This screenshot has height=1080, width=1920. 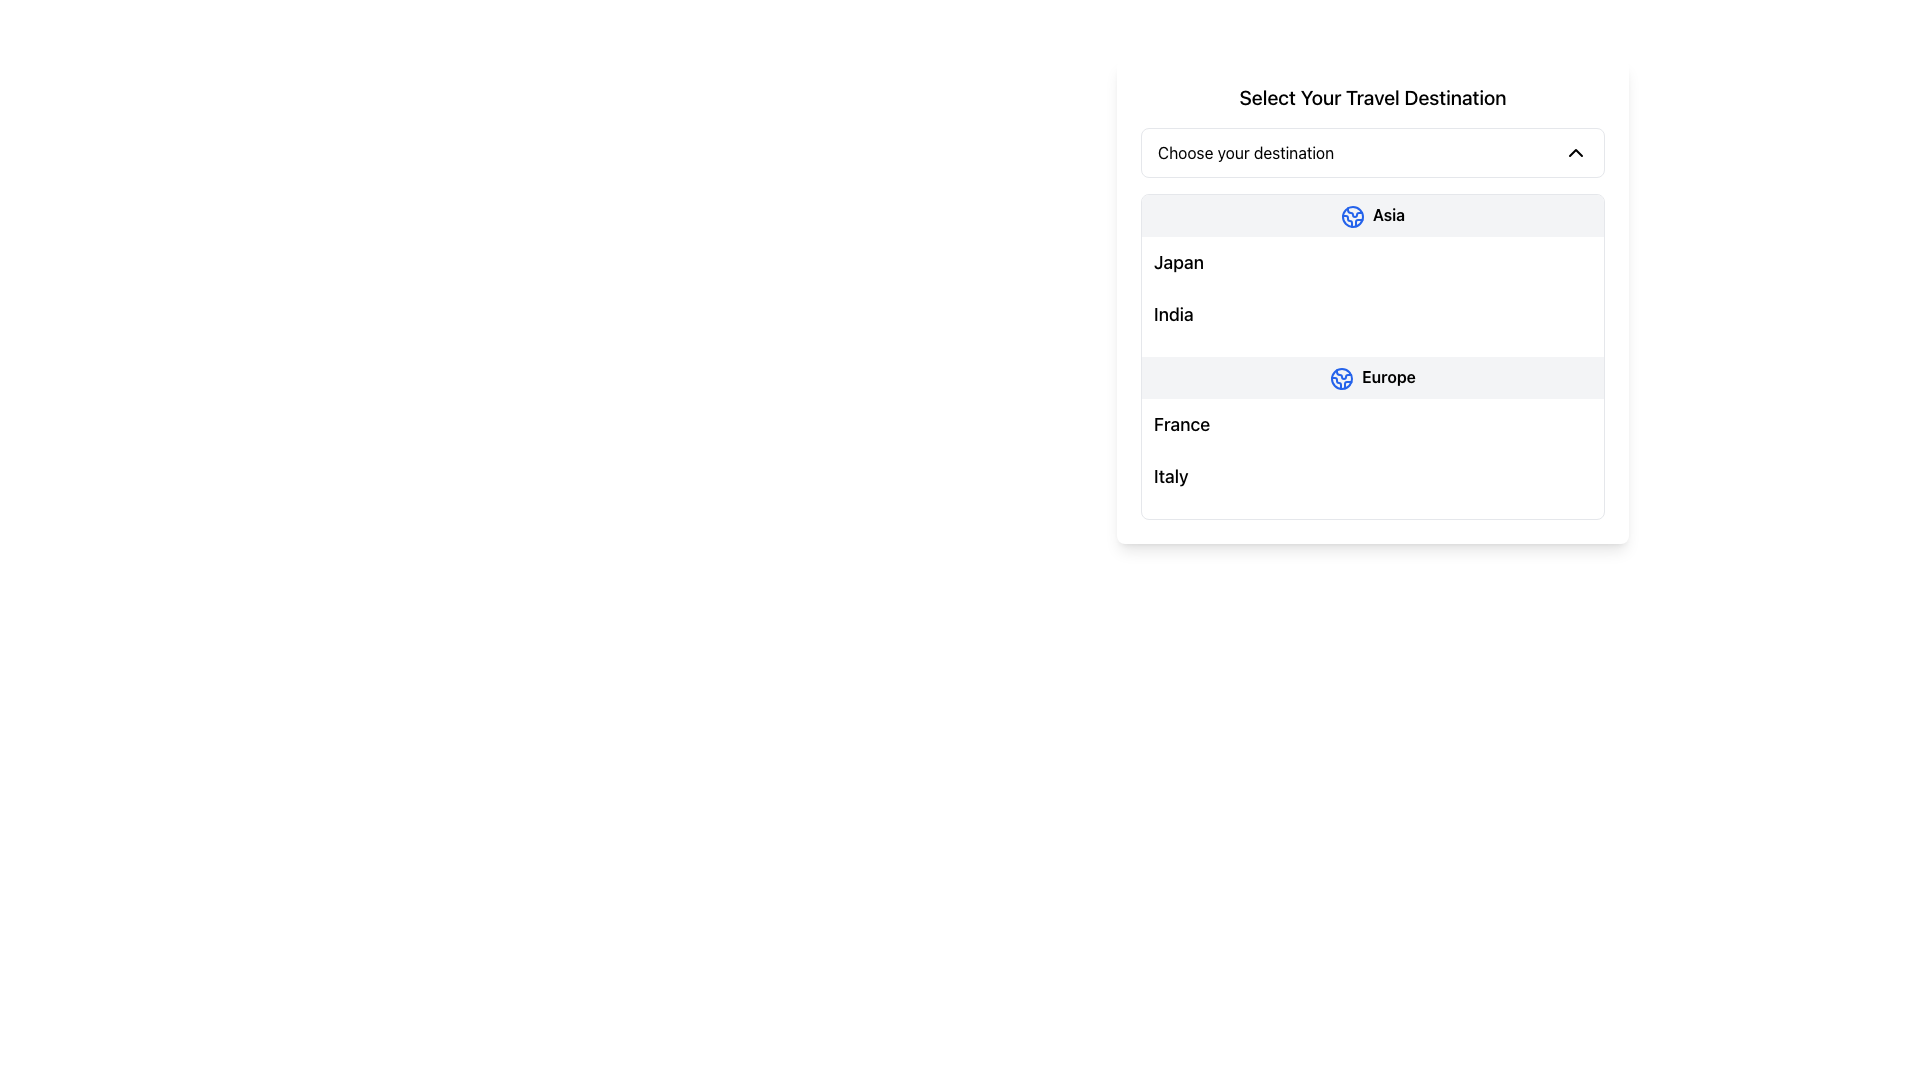 What do you see at coordinates (1387, 376) in the screenshot?
I see `the text label in the dropdown list of destinations, which is located in the middle of the second row and has a light gray background with an adjacent globe icon` at bounding box center [1387, 376].